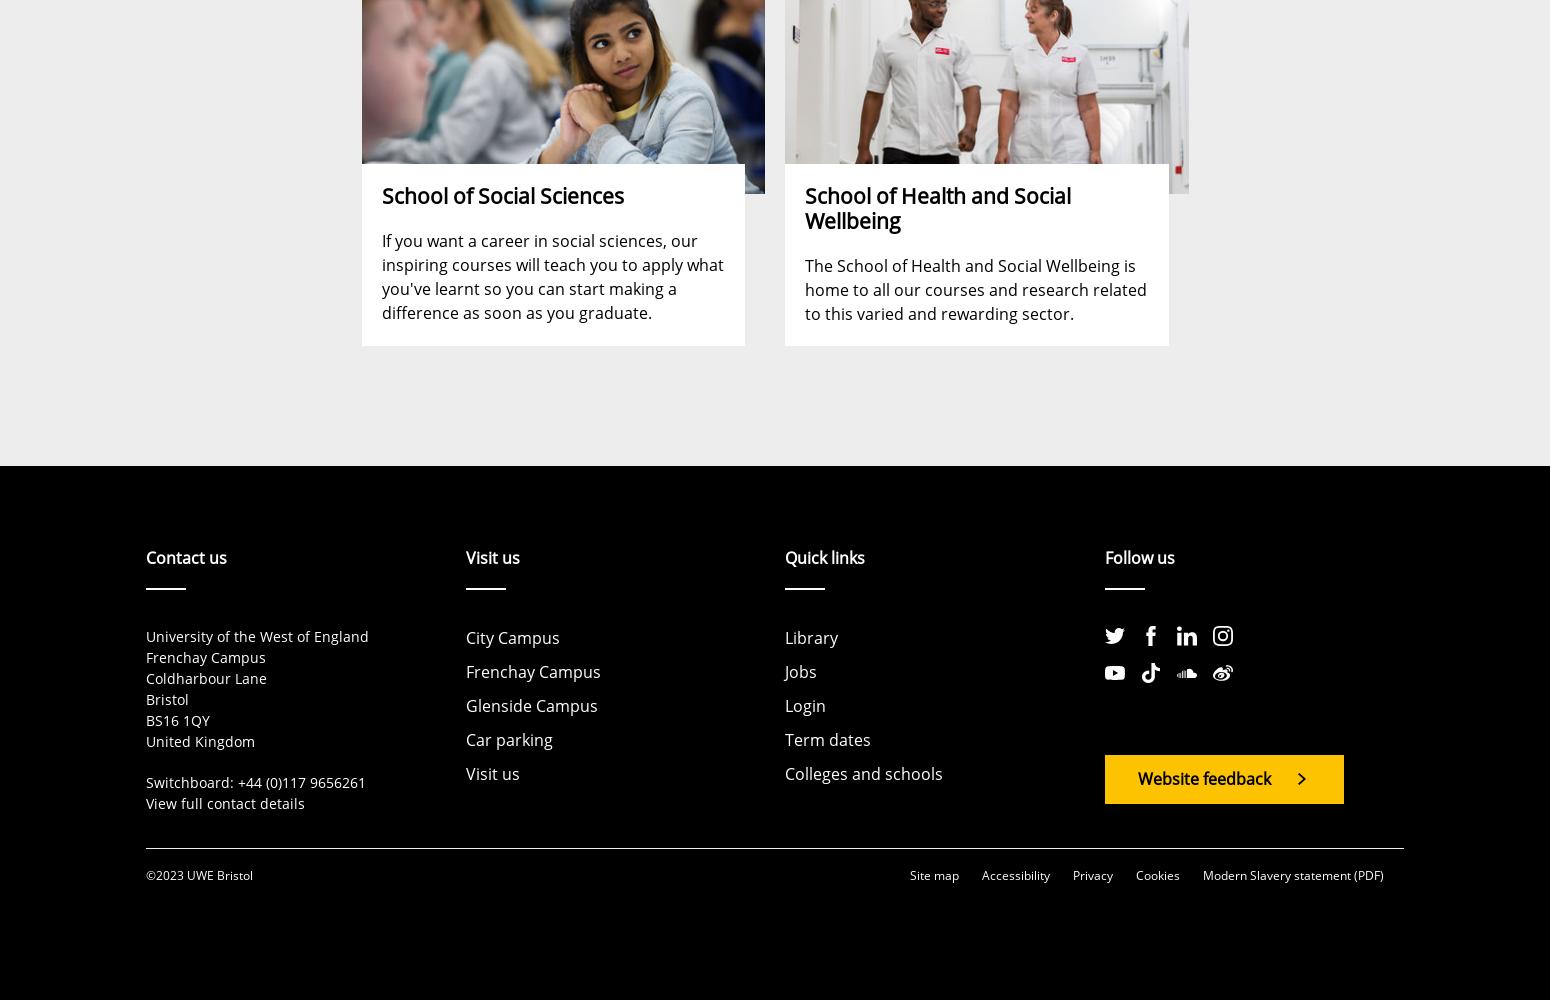 This screenshot has width=1550, height=1000. What do you see at coordinates (301, 782) in the screenshot?
I see `'+44 (0)117 9656261'` at bounding box center [301, 782].